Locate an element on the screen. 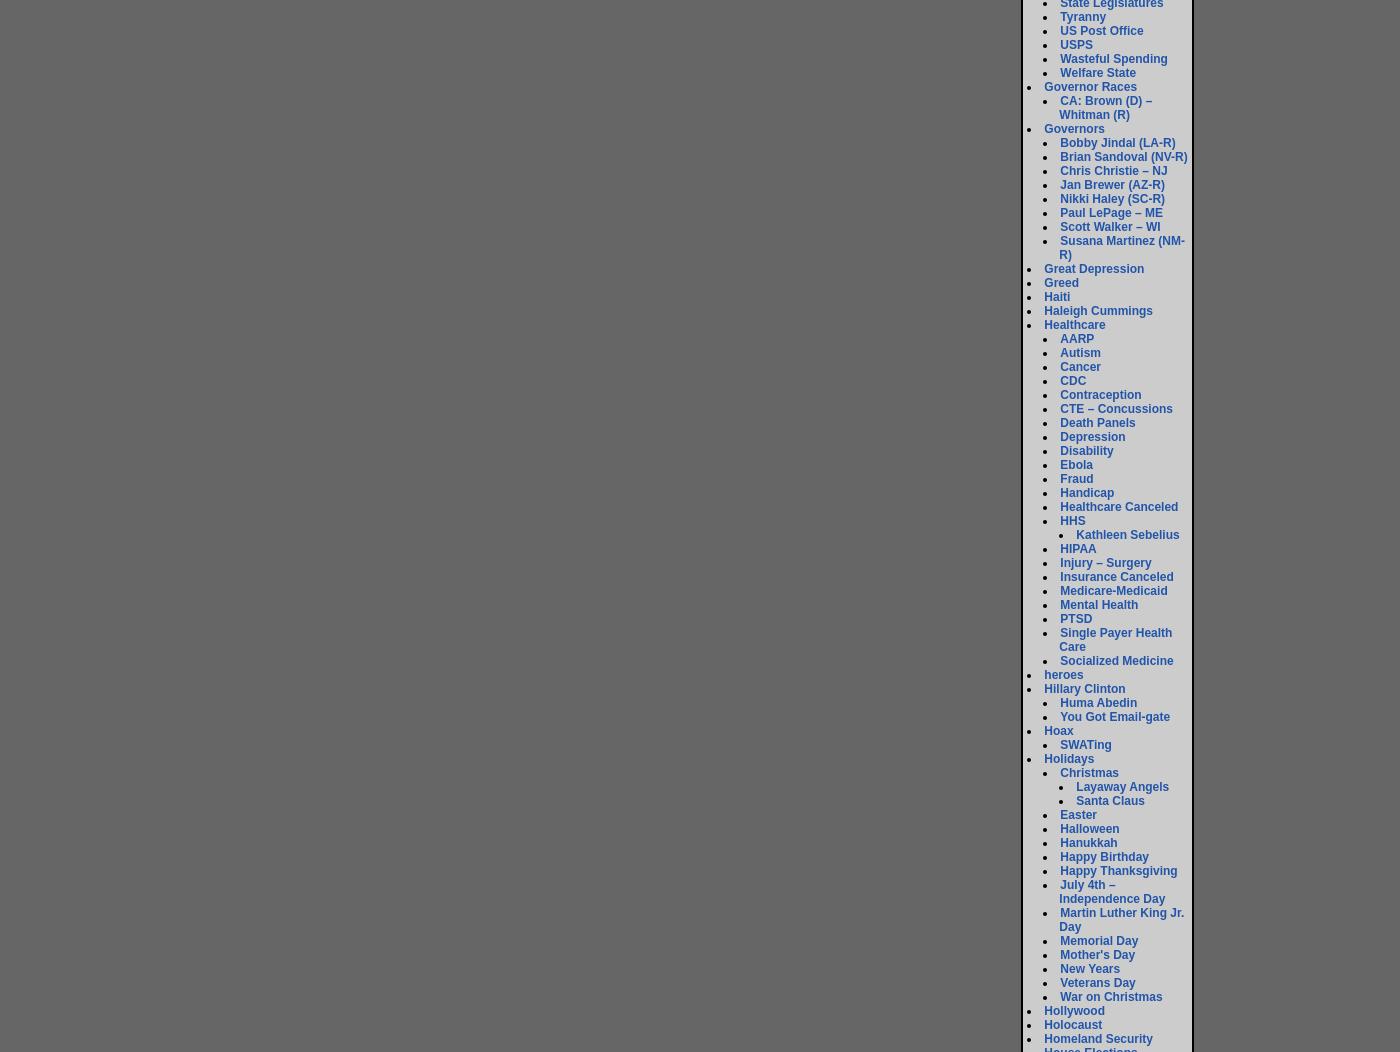  'Single Payer Health Care' is located at coordinates (1115, 640).